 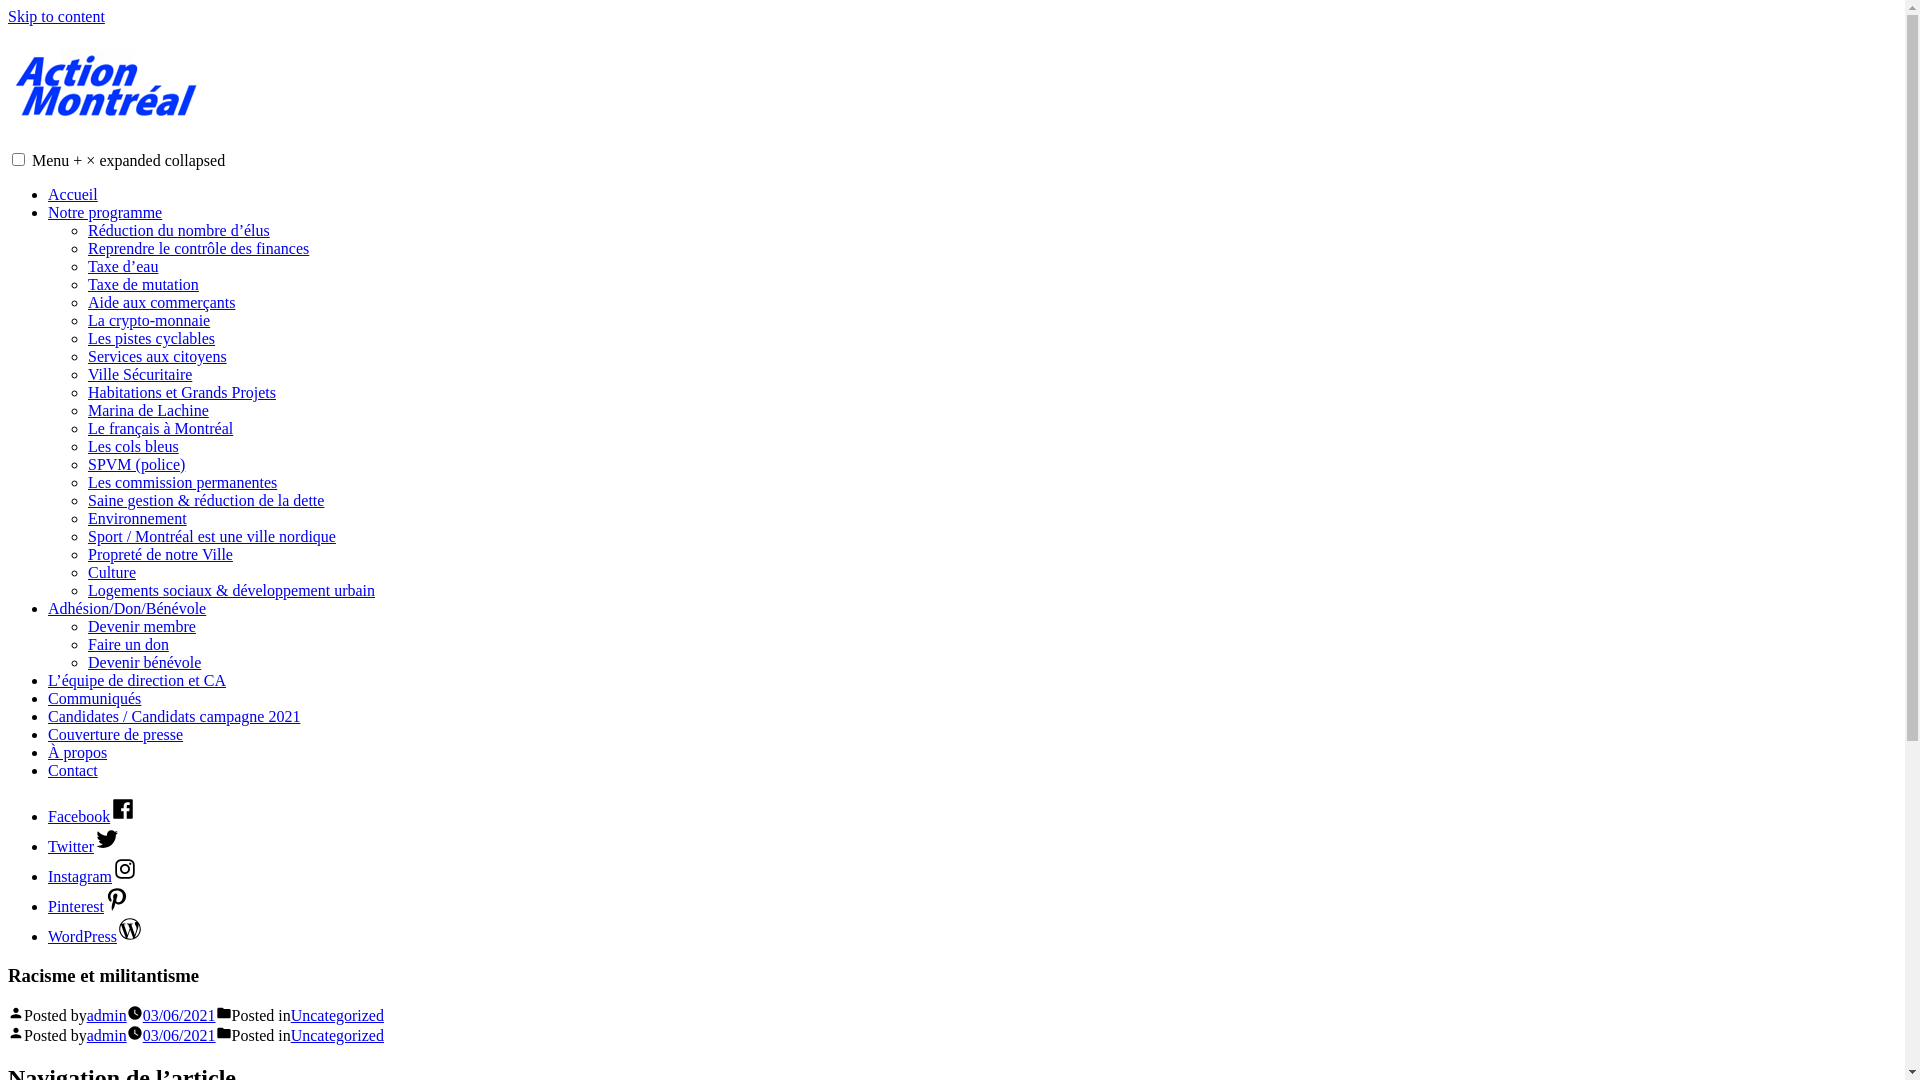 What do you see at coordinates (105, 1015) in the screenshot?
I see `'admin'` at bounding box center [105, 1015].